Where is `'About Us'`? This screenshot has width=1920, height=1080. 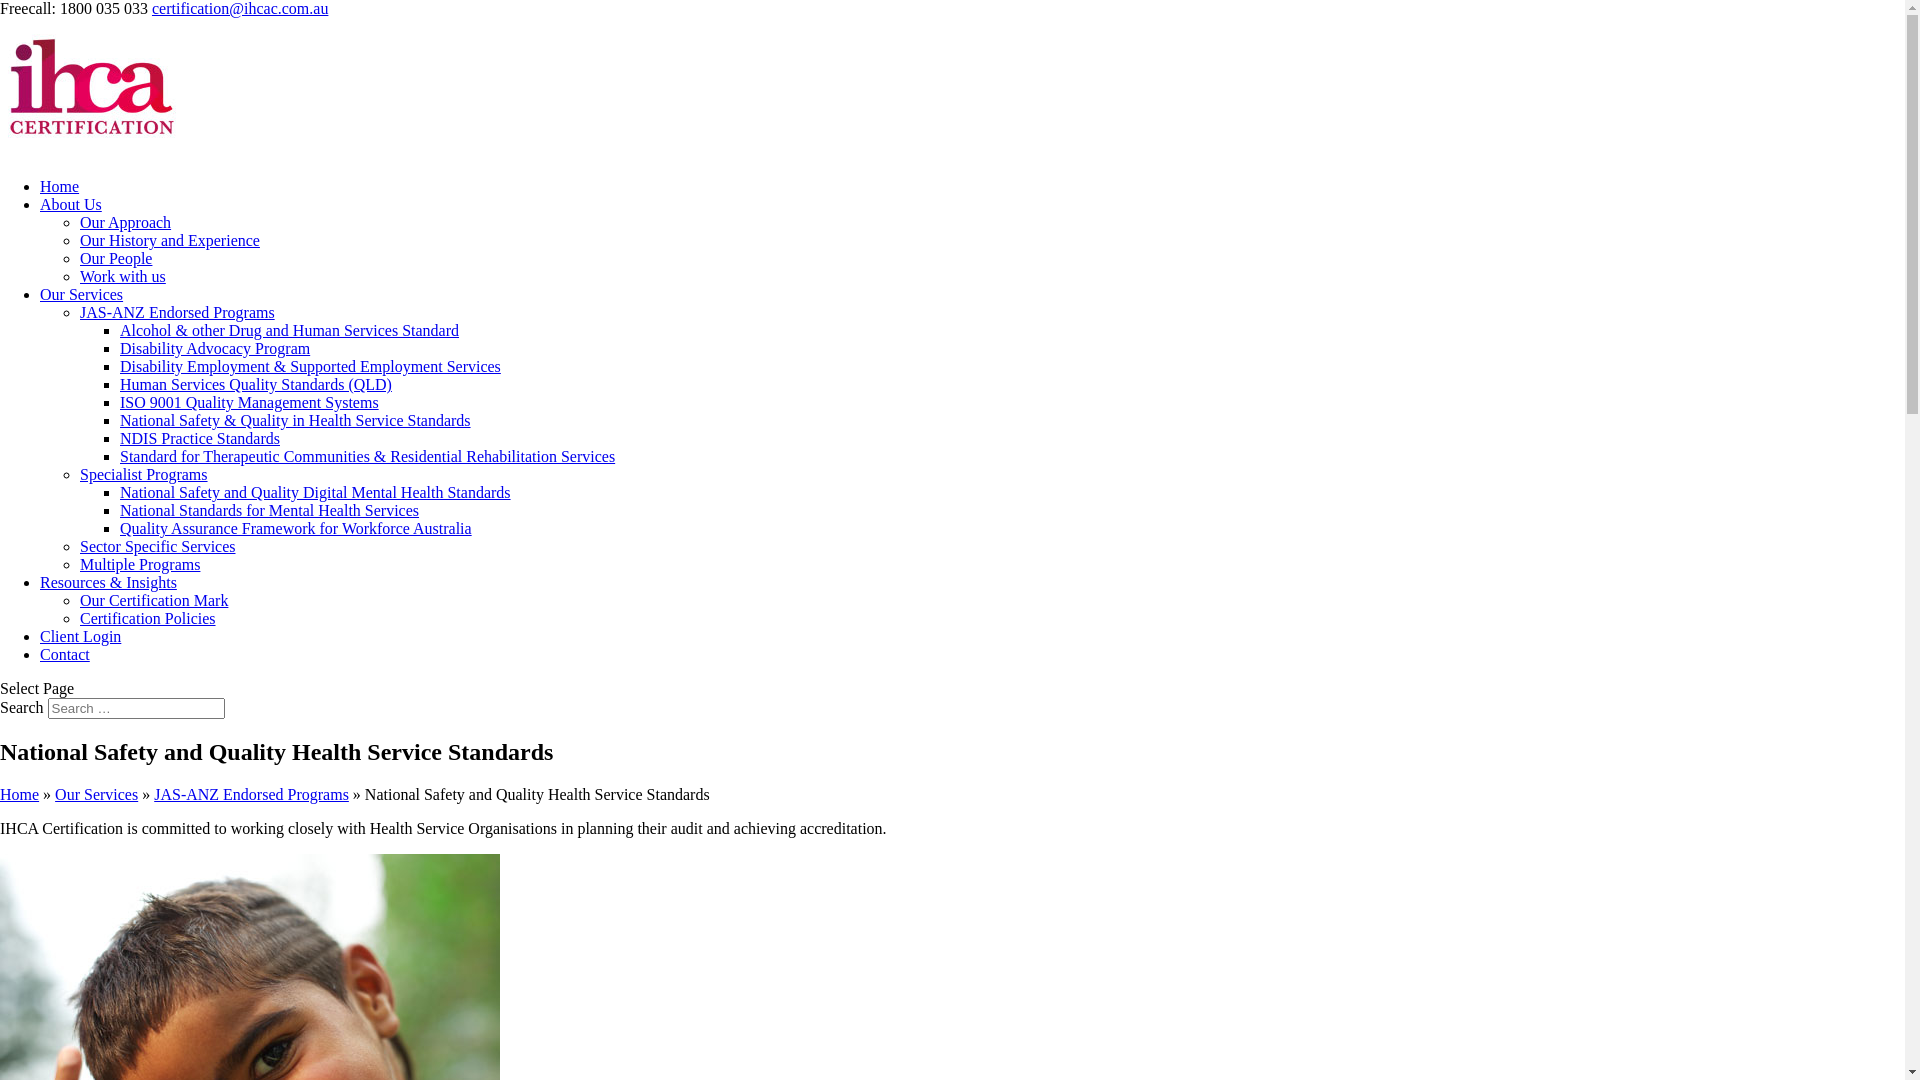 'About Us' is located at coordinates (71, 204).